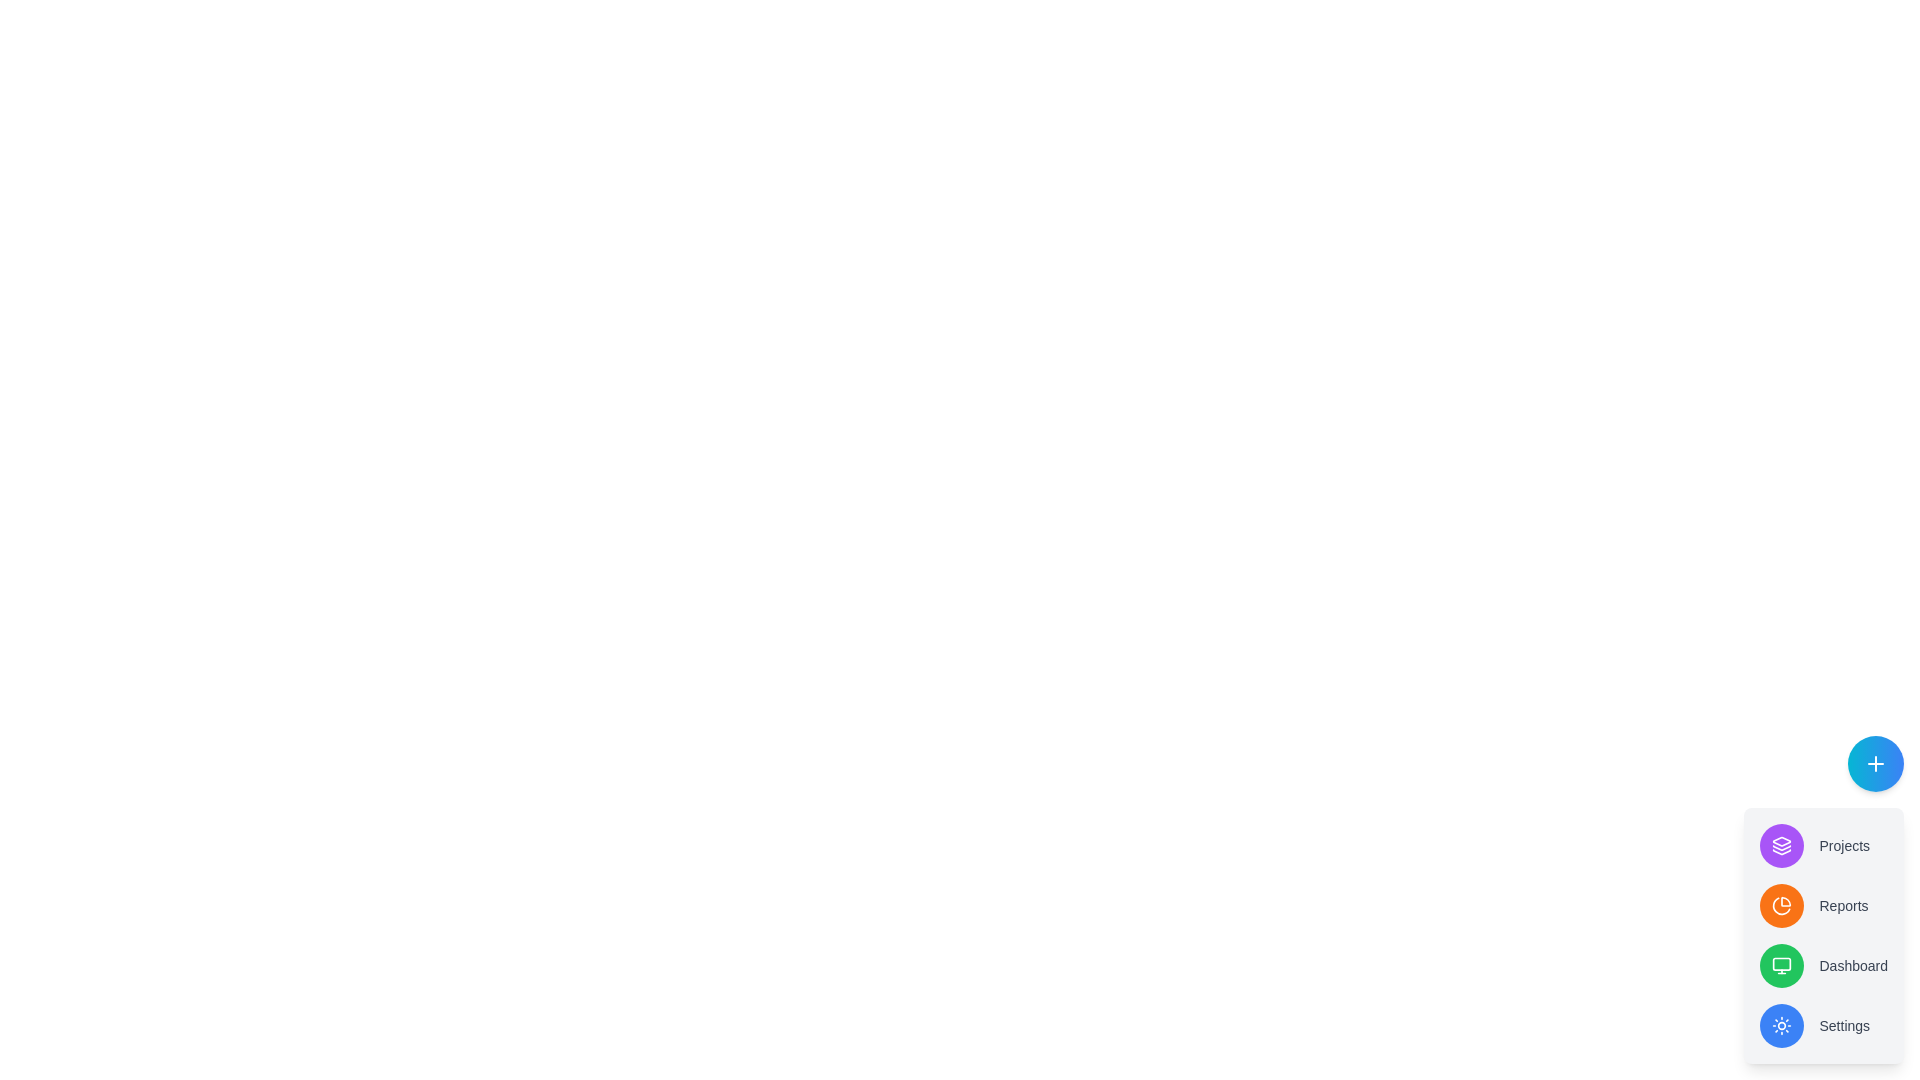 The width and height of the screenshot is (1920, 1080). I want to click on the 'Reports' icon button, which is the second item in a vertical stack of four icons located at the bottom right corner of the main interface, so click(1781, 906).